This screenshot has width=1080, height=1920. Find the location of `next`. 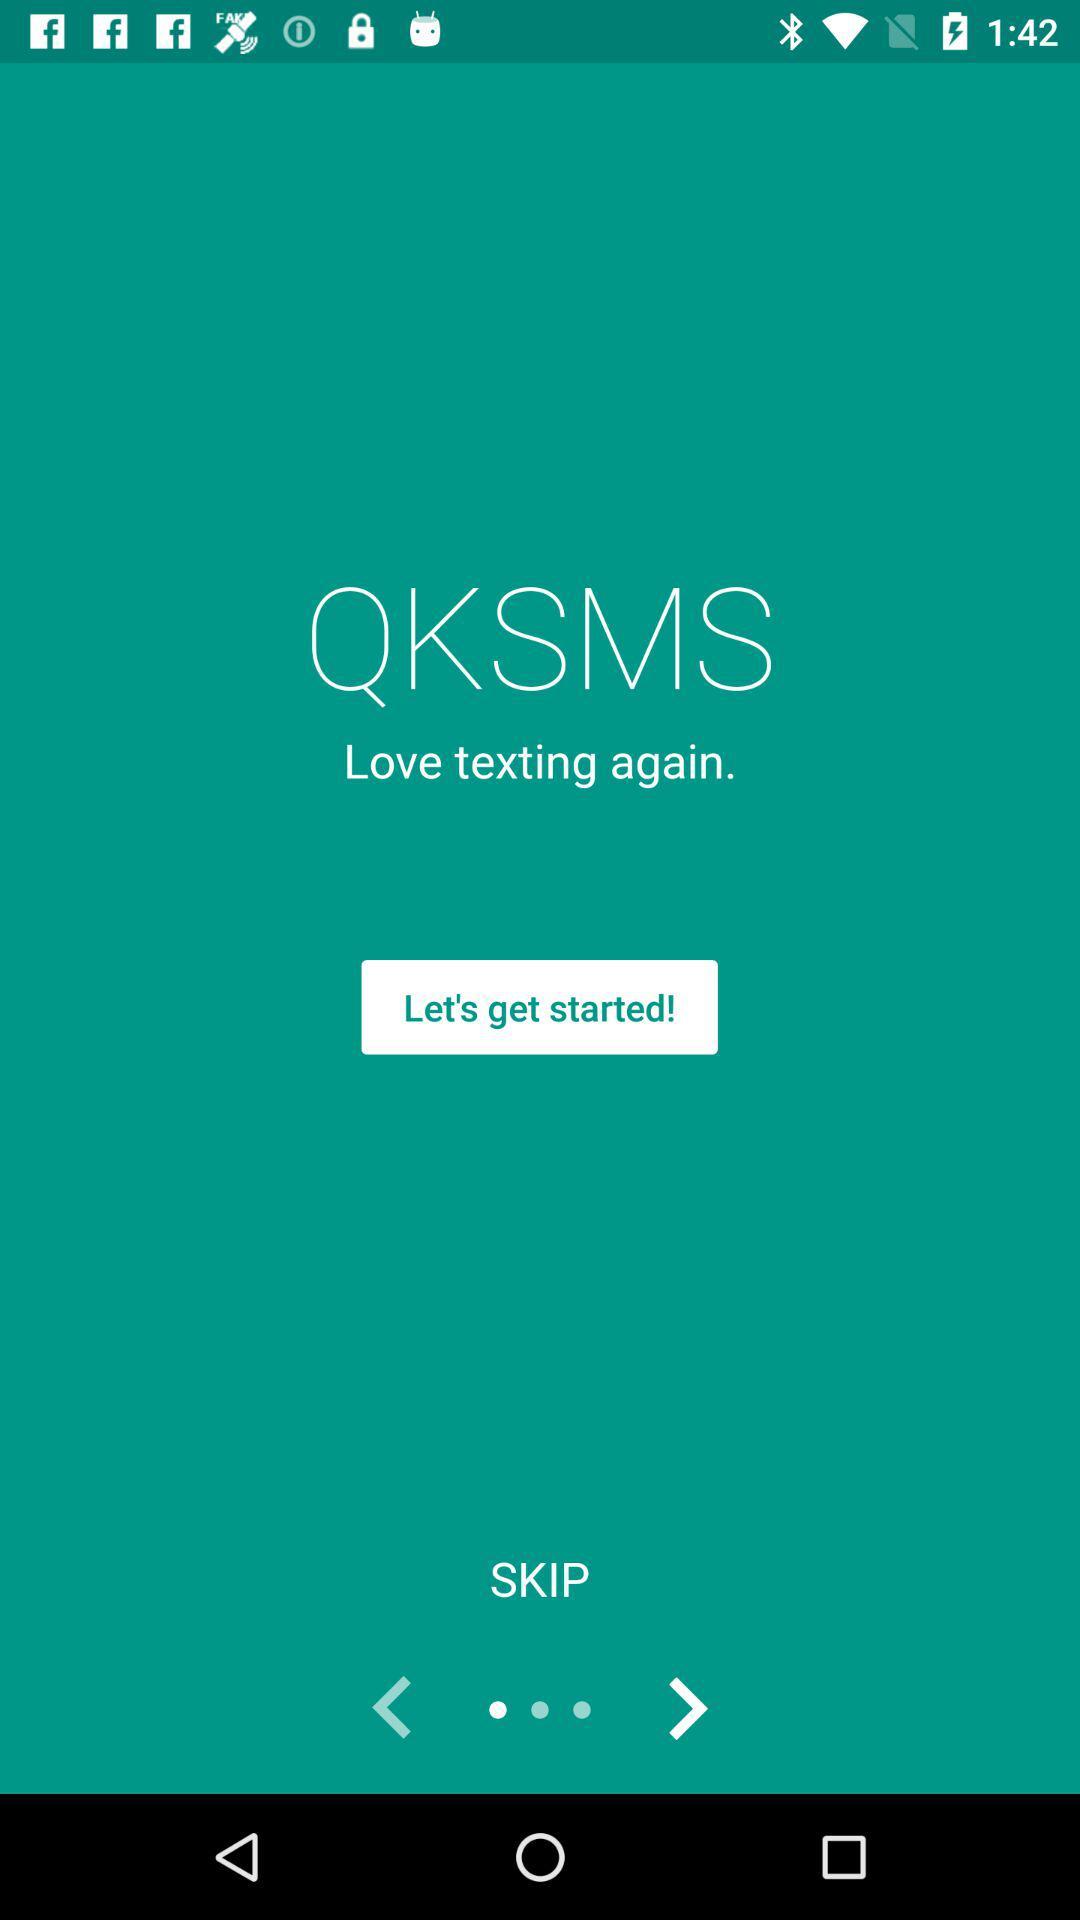

next is located at coordinates (685, 1708).